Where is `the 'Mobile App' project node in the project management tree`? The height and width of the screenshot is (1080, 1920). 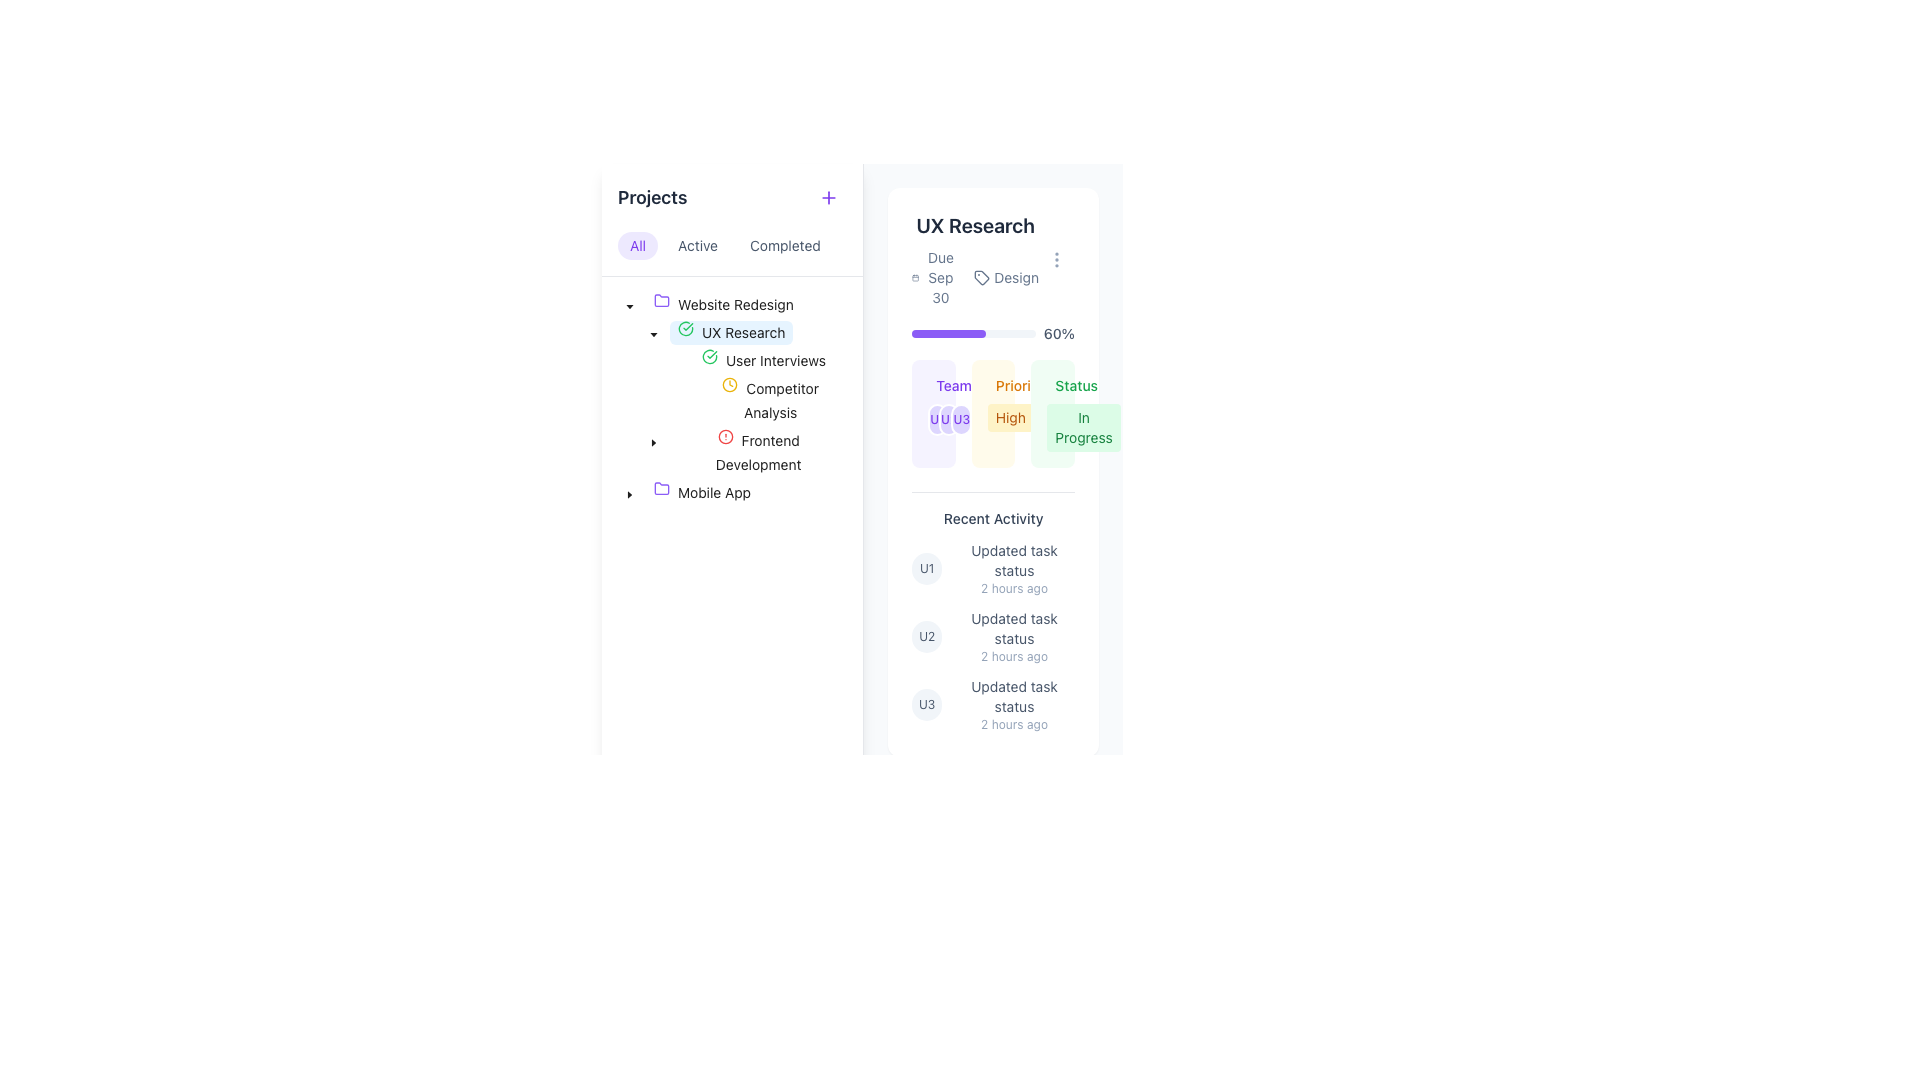 the 'Mobile App' project node in the project management tree is located at coordinates (702, 493).